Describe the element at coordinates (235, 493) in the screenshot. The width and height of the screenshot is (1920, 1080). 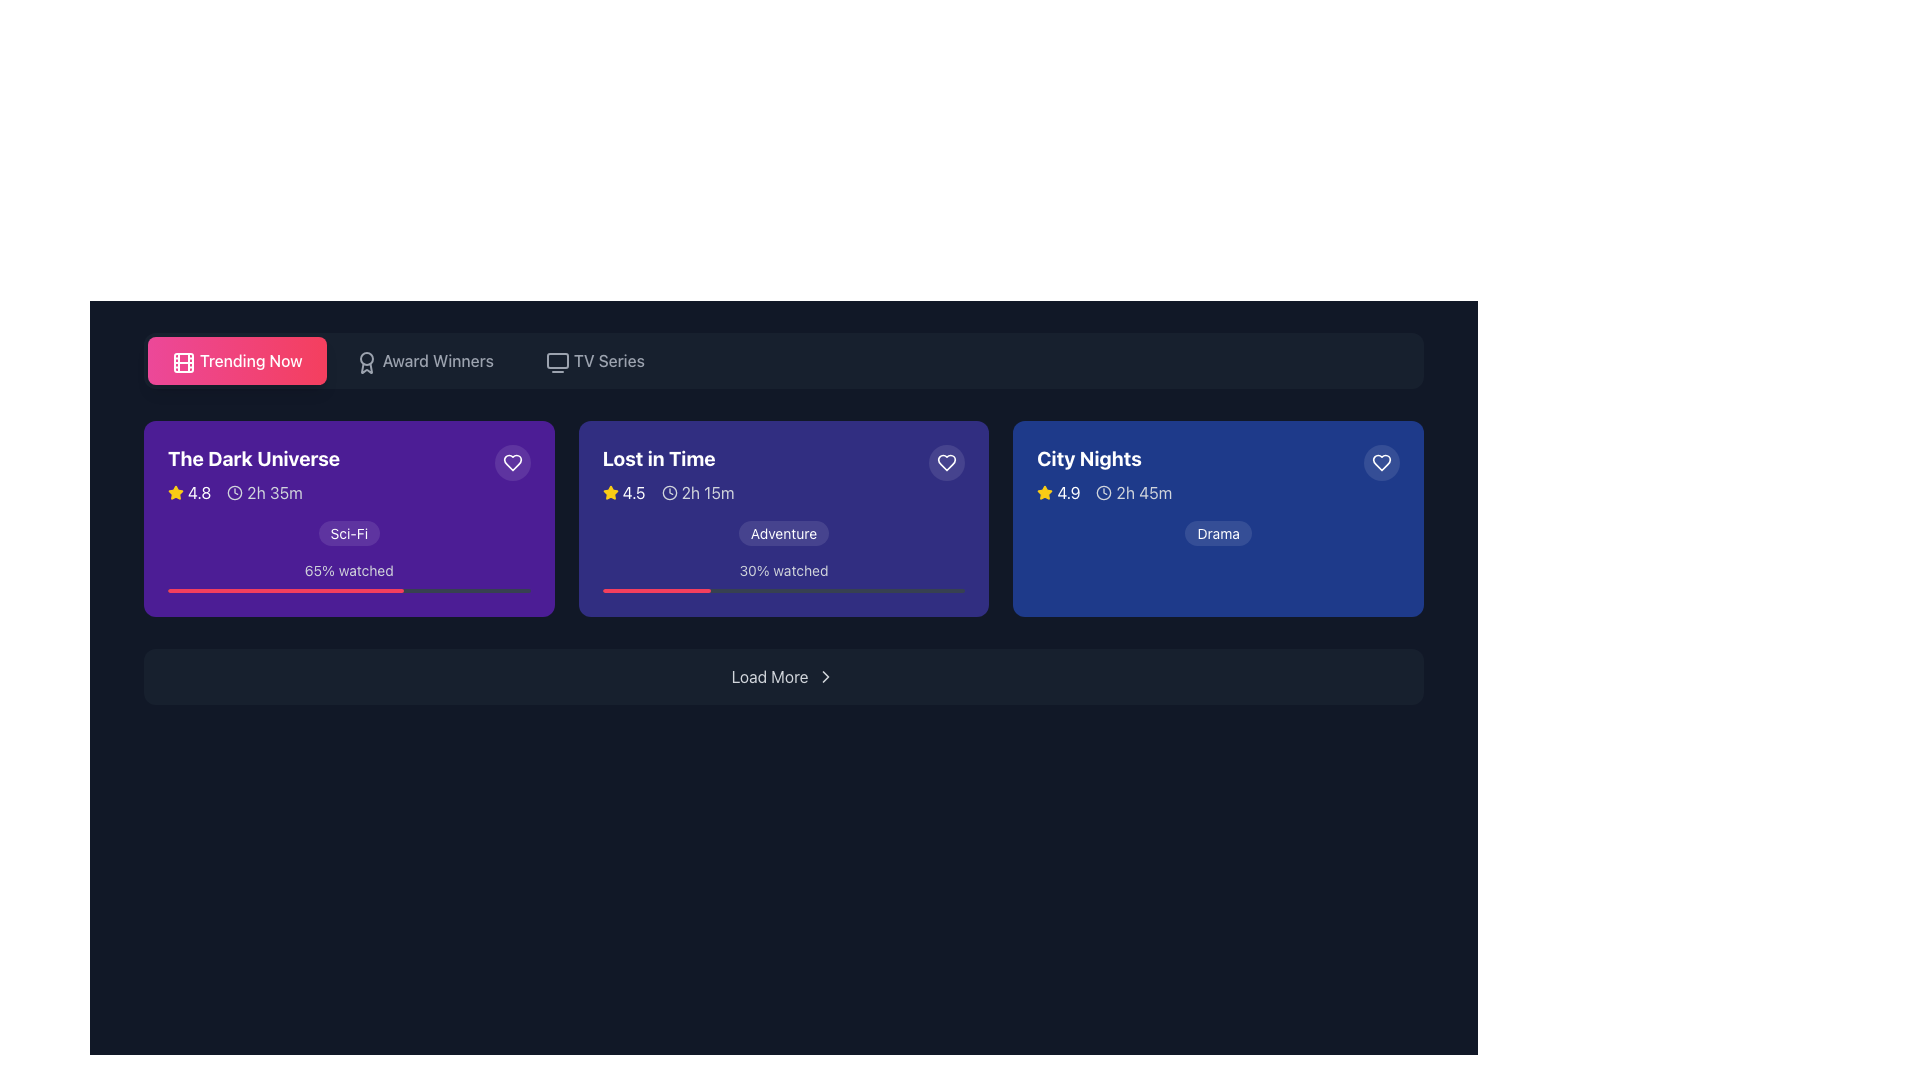
I see `the circular clock icon located within 'The Dark Universe' card, adjacent to the time duration text '2h 35m'` at that location.